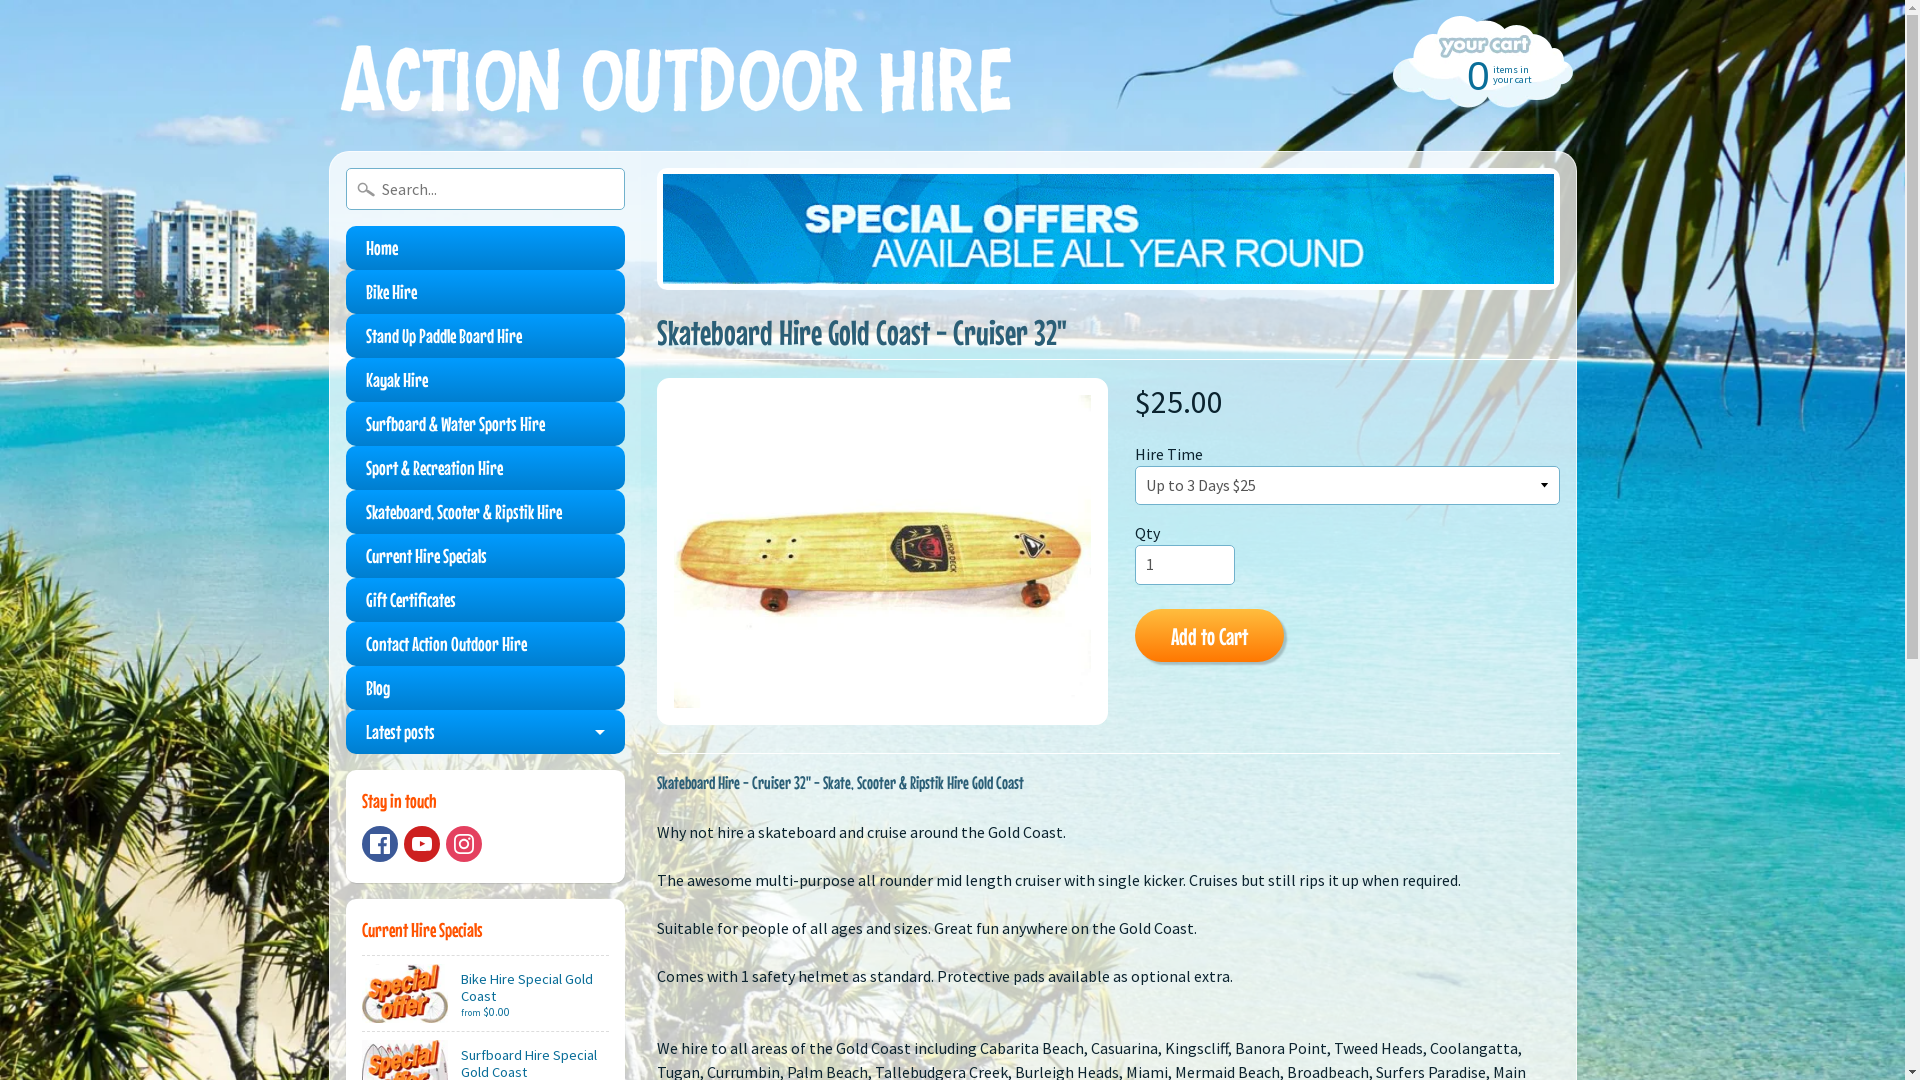 Image resolution: width=1920 pixels, height=1080 pixels. What do you see at coordinates (485, 993) in the screenshot?
I see `'Bike Hire Special Gold Coast` at bounding box center [485, 993].